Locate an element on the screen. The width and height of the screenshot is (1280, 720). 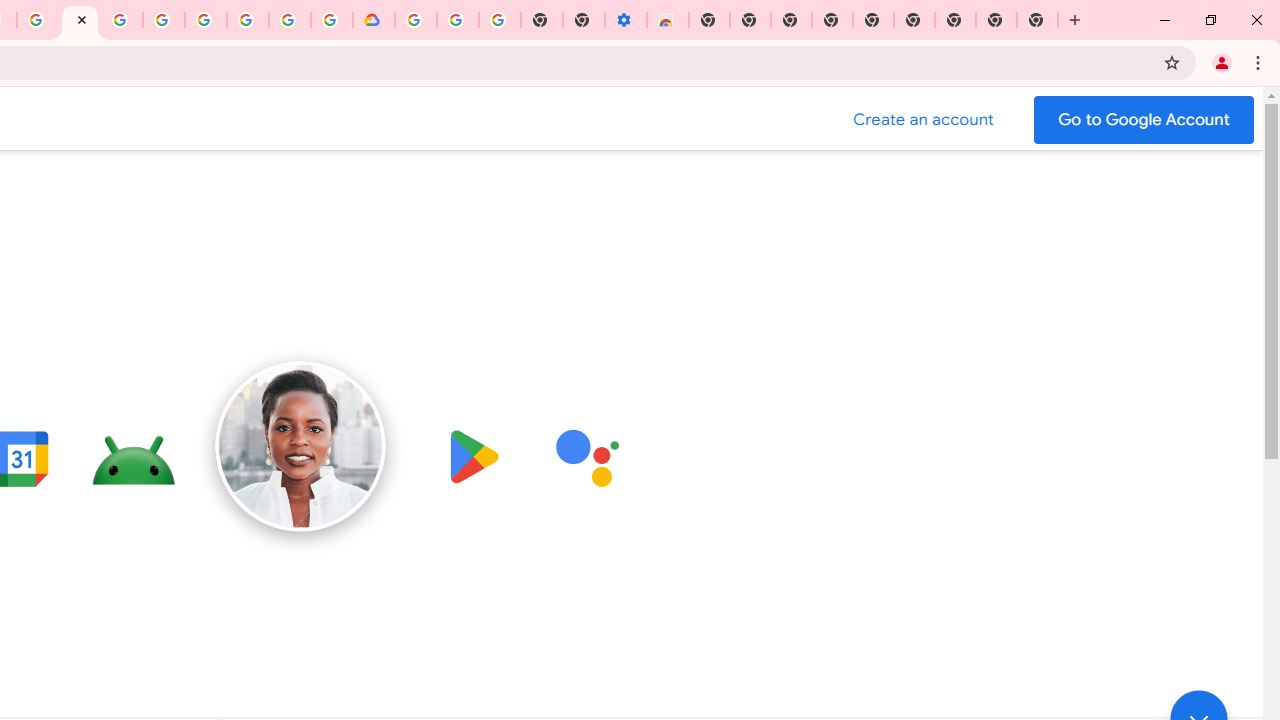
'Go to your Google Account' is located at coordinates (1144, 119).